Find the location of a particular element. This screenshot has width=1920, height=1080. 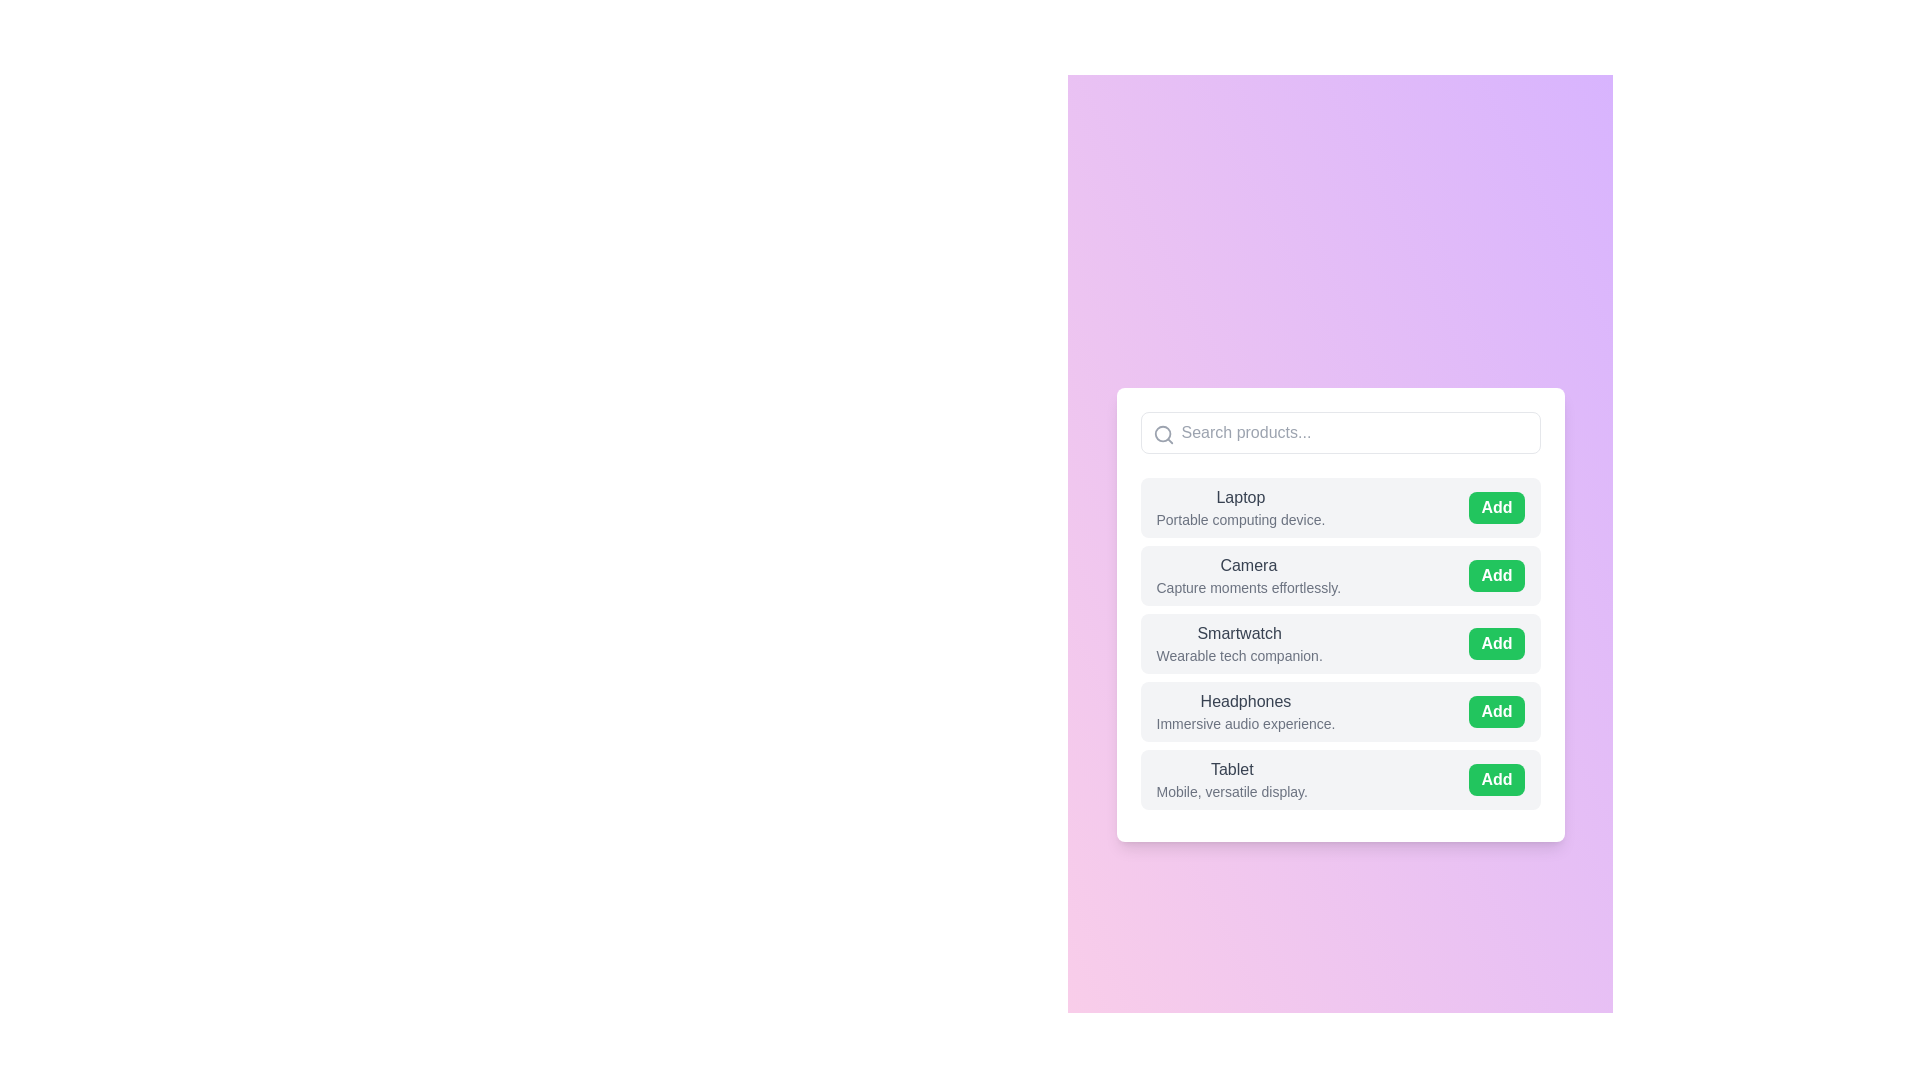

the 'Add Camera' button located on the right side of the row containing the title 'Camera' and subtext 'Capture moments effortlessly' is located at coordinates (1497, 575).